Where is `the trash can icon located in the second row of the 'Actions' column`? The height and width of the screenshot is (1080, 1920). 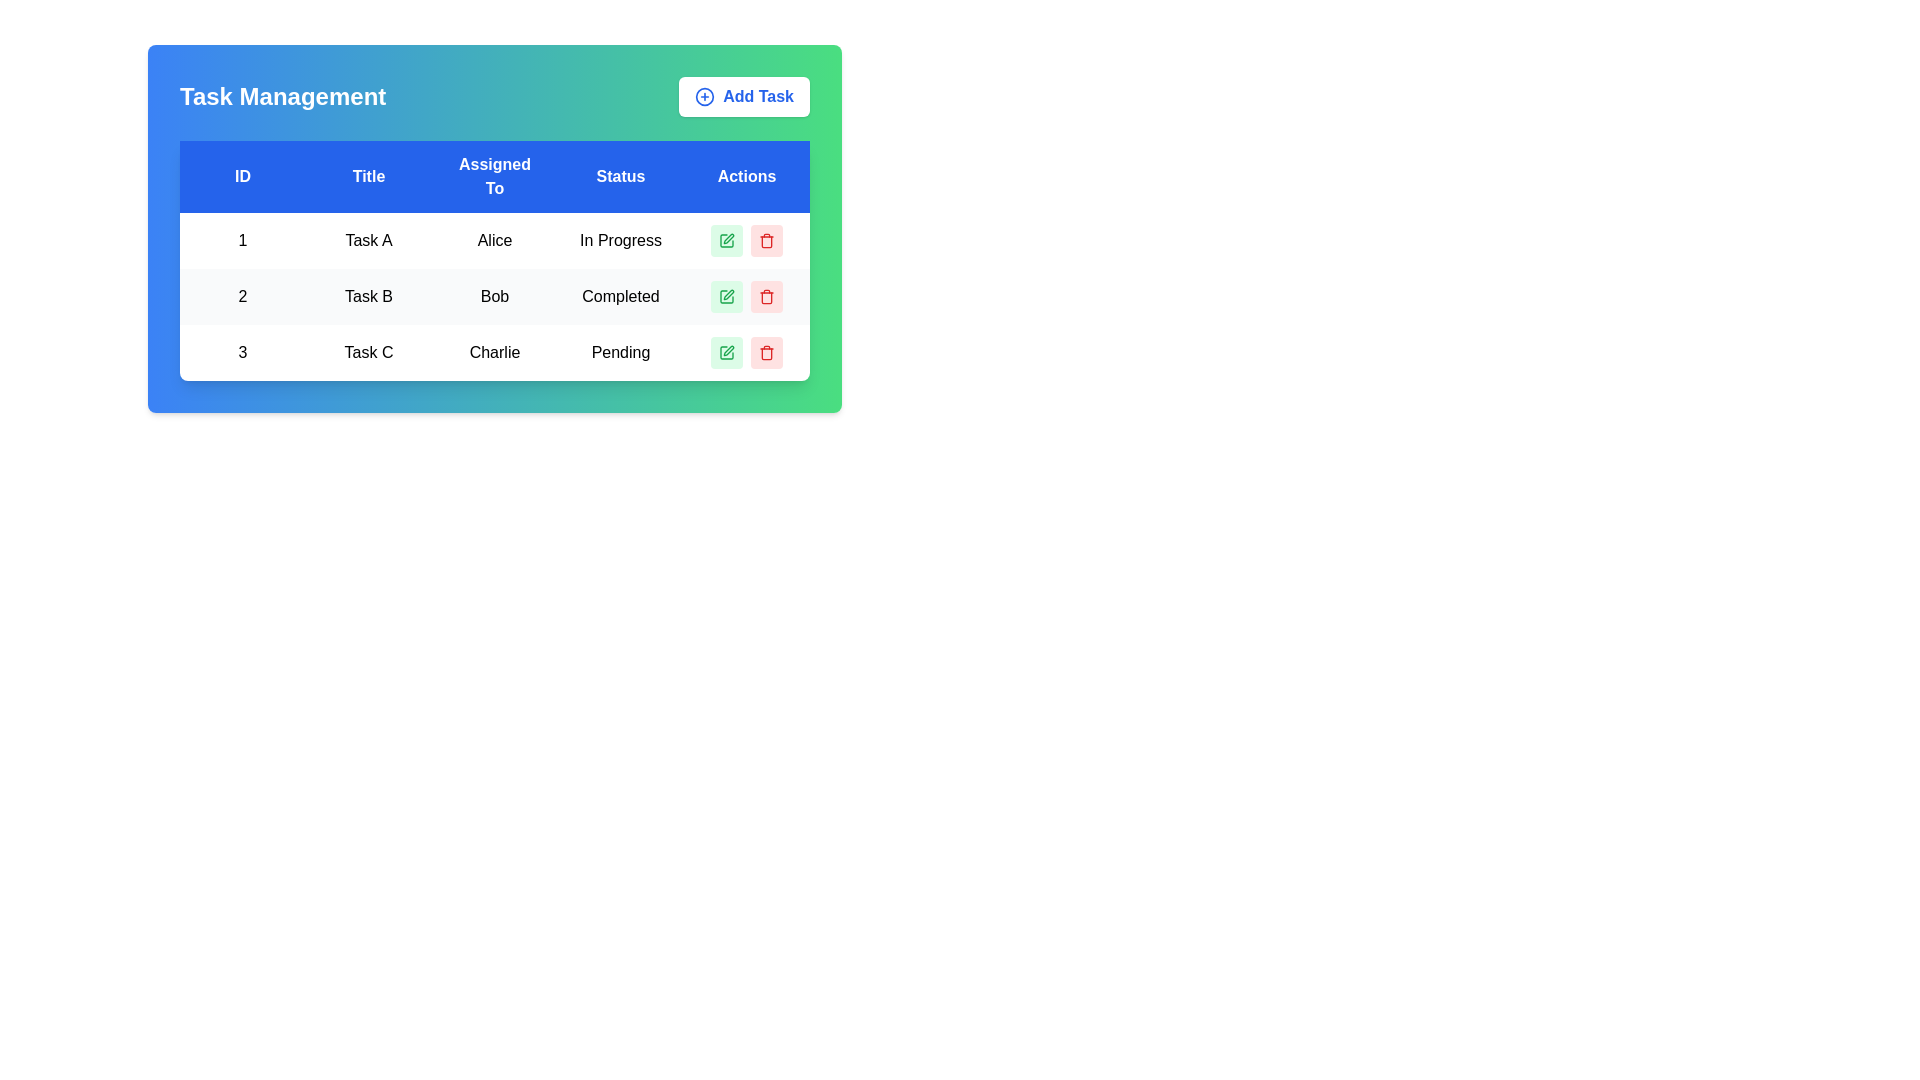 the trash can icon located in the second row of the 'Actions' column is located at coordinates (766, 297).